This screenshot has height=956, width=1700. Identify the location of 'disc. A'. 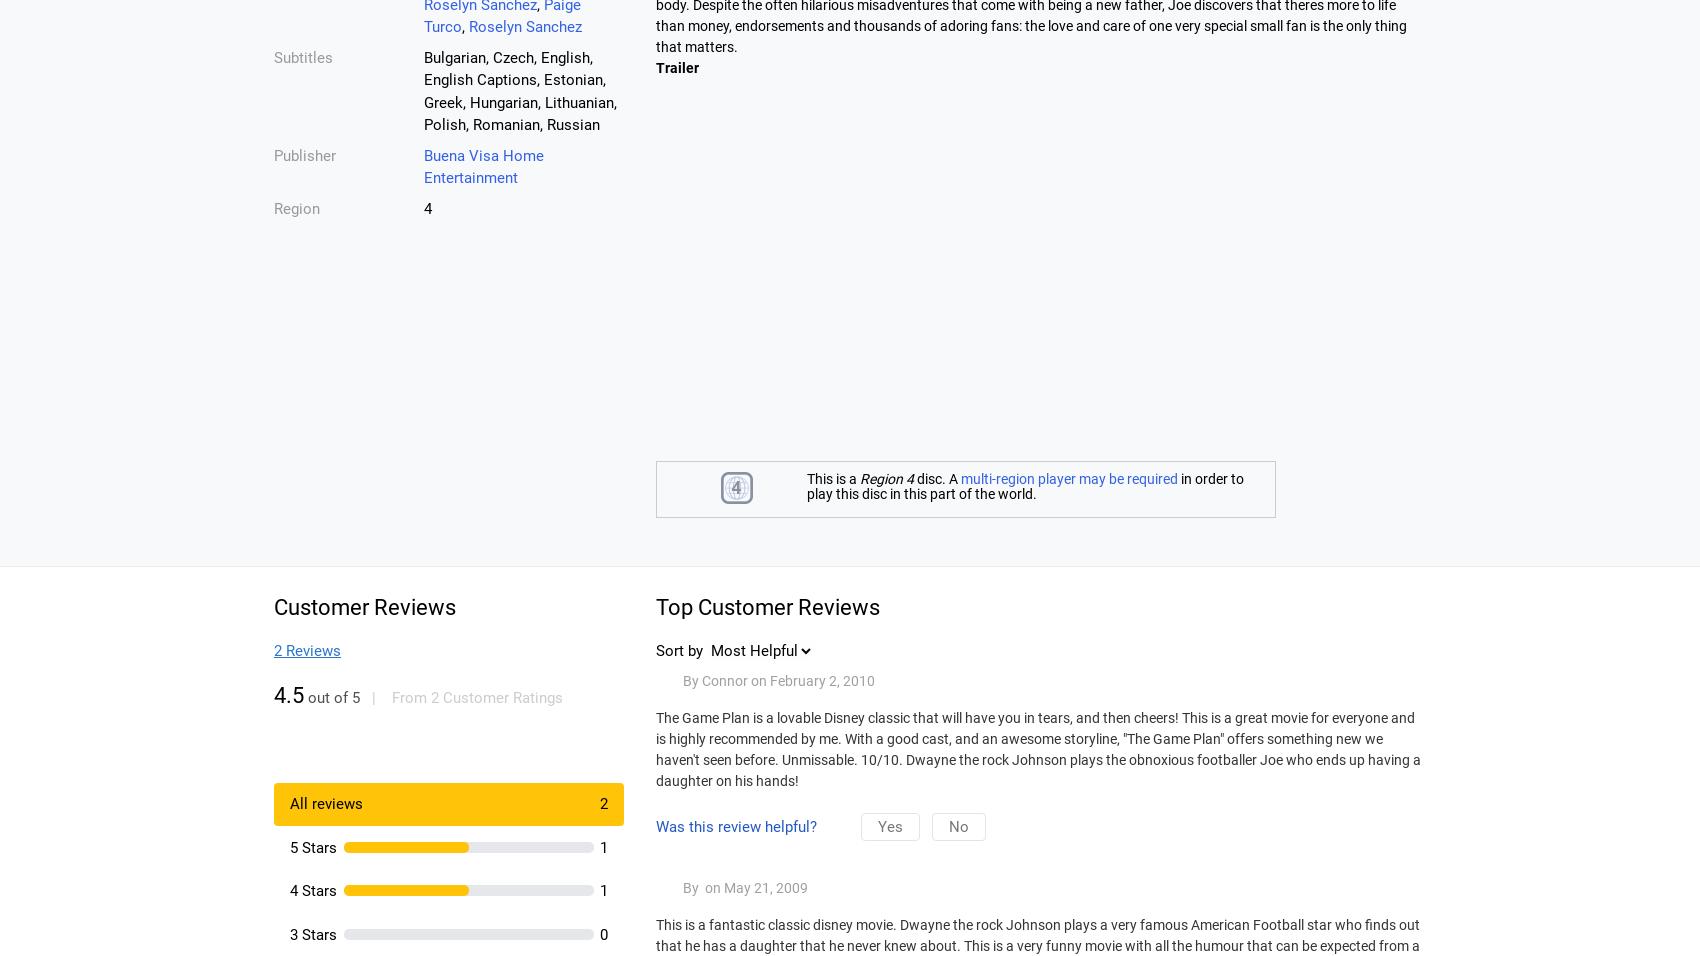
(937, 478).